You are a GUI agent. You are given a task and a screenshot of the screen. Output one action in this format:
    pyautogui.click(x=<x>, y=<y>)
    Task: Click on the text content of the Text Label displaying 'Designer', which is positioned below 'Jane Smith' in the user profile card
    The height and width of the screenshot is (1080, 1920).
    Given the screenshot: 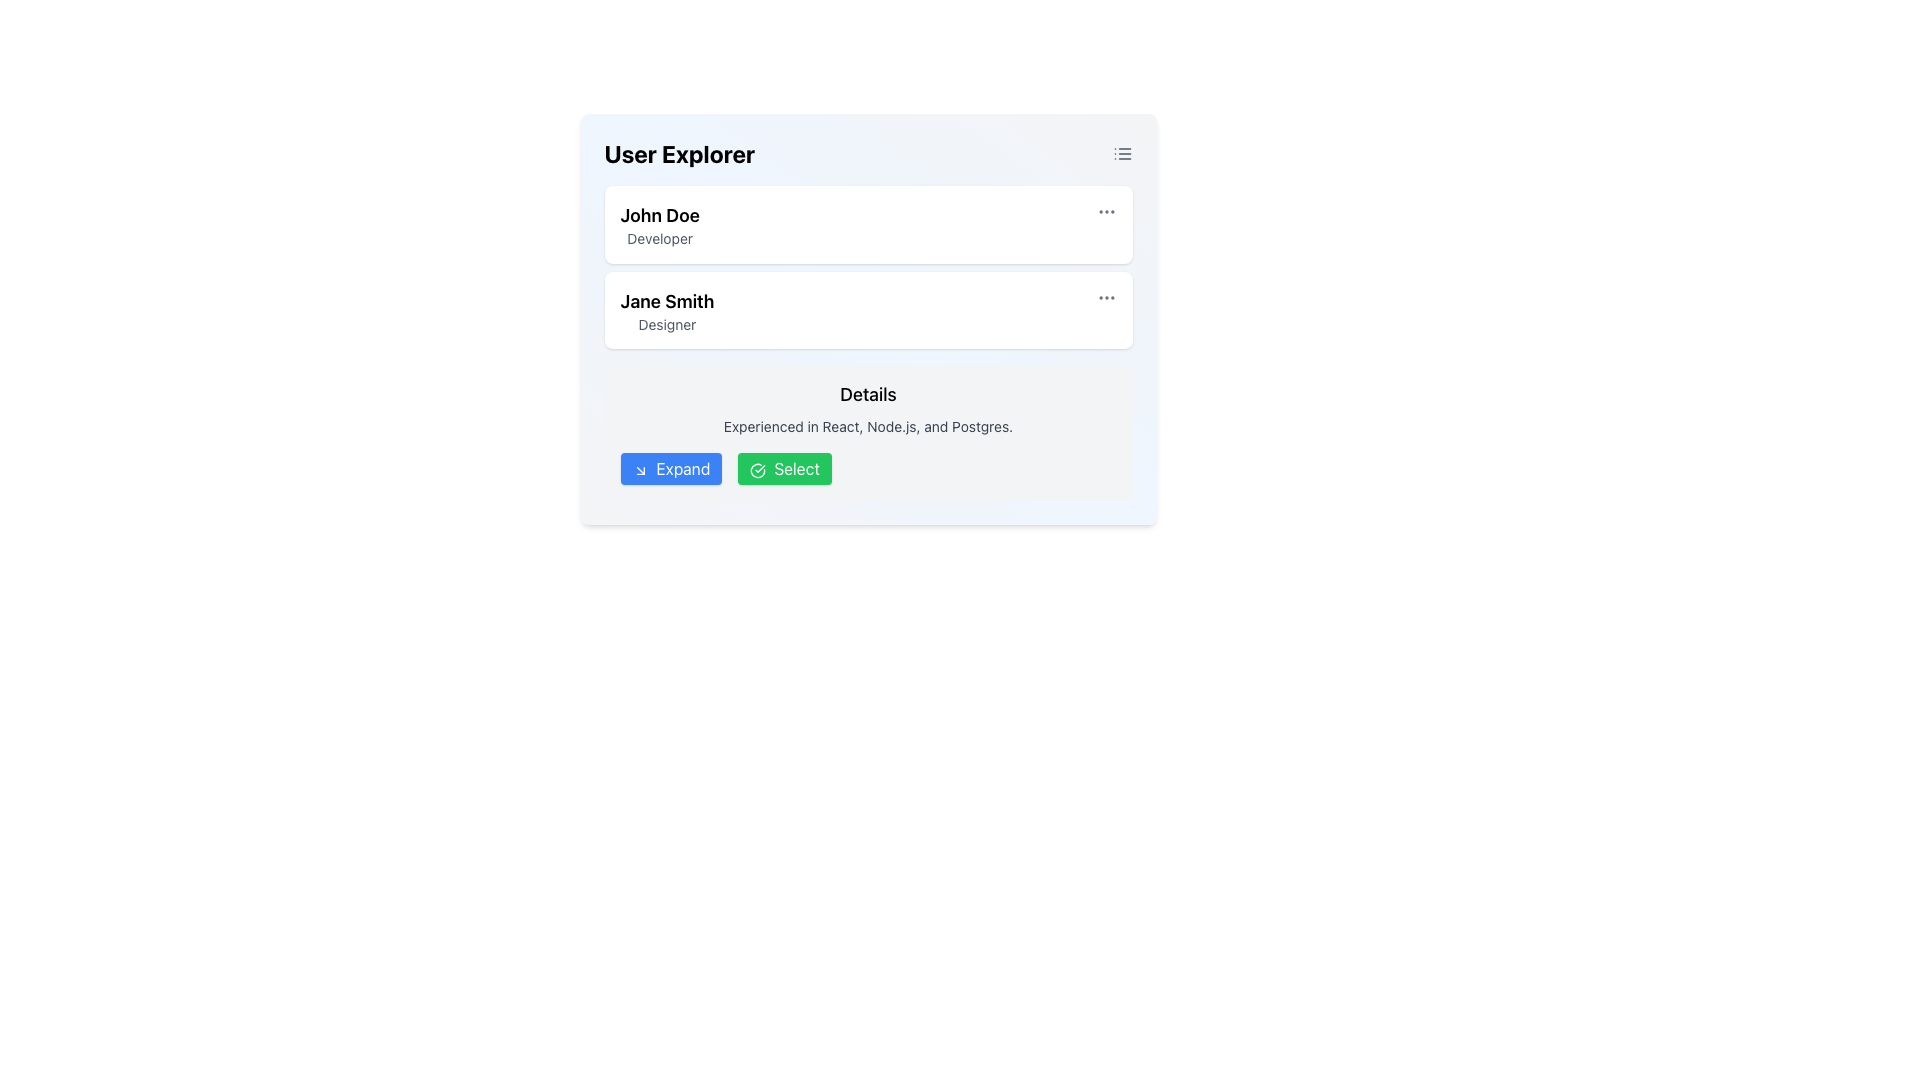 What is the action you would take?
    pyautogui.click(x=667, y=323)
    